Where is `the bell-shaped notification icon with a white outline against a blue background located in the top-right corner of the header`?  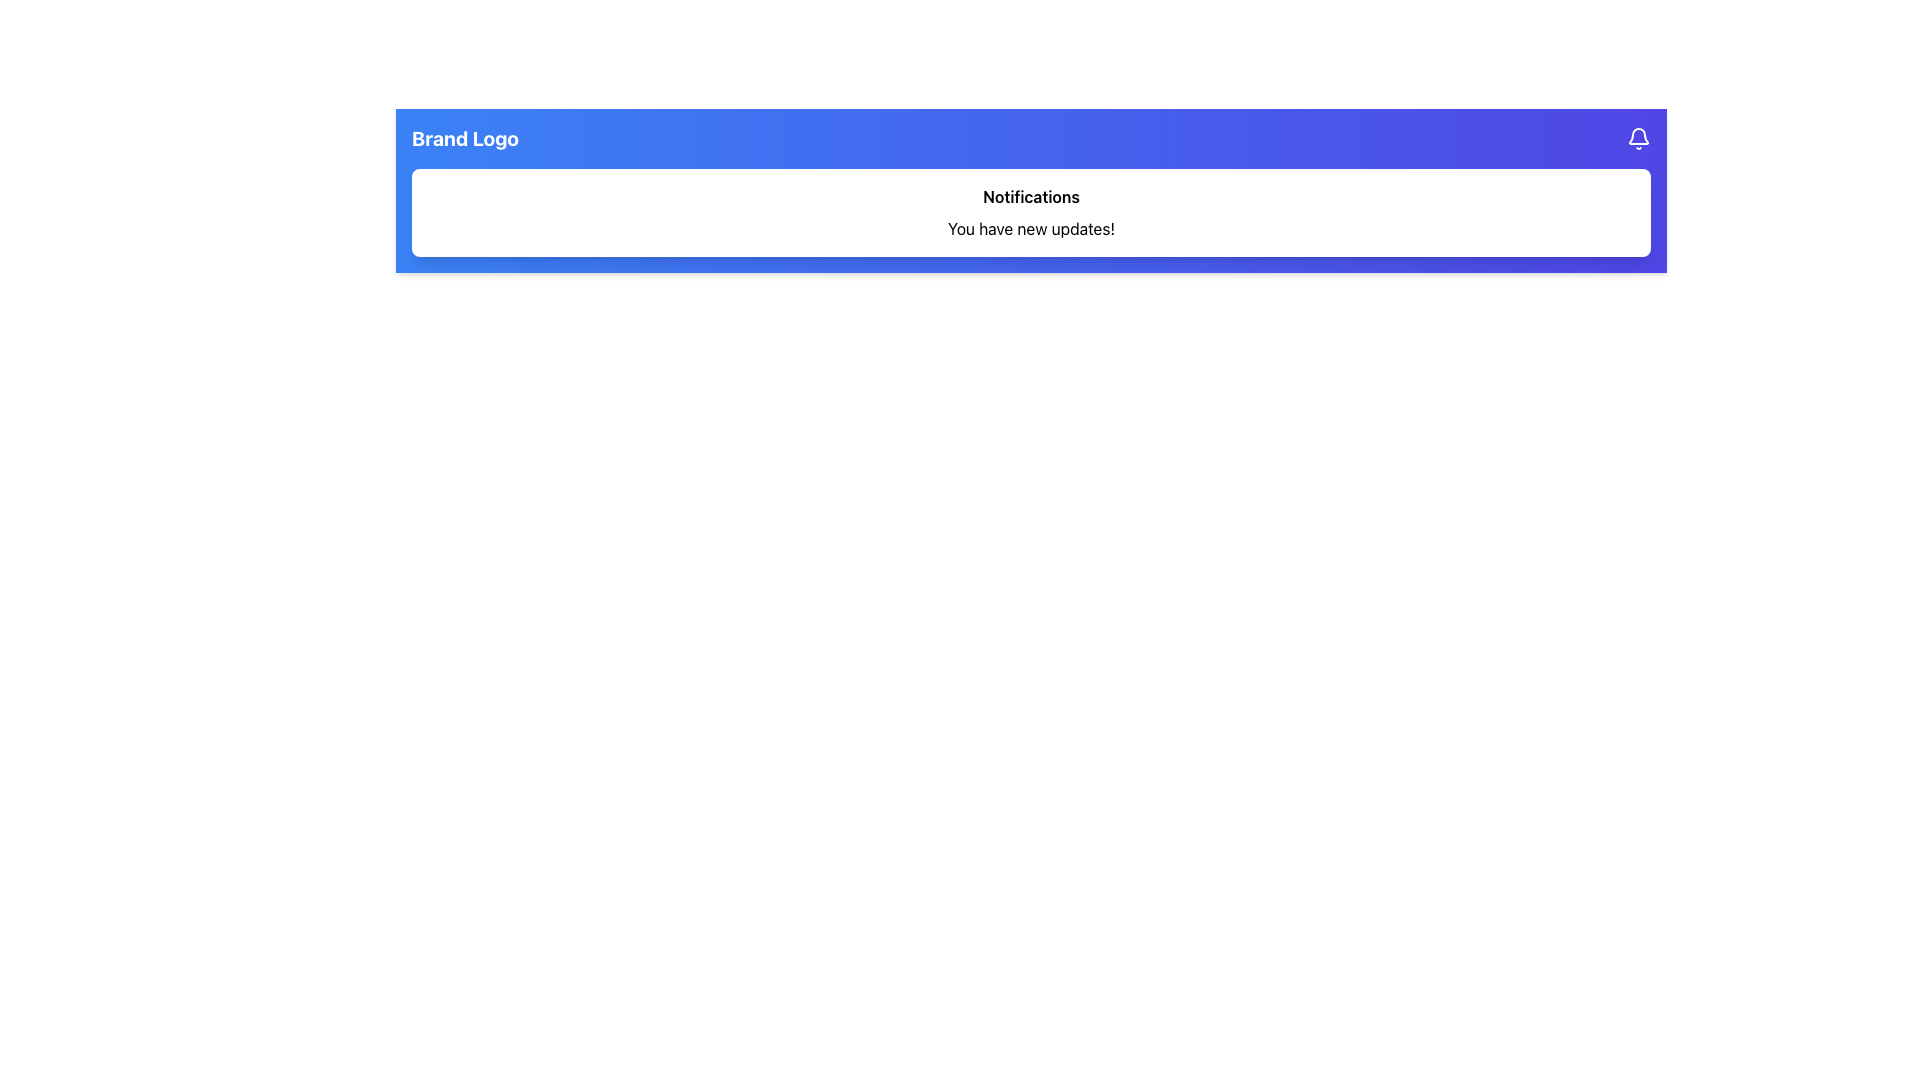
the bell-shaped notification icon with a white outline against a blue background located in the top-right corner of the header is located at coordinates (1638, 137).